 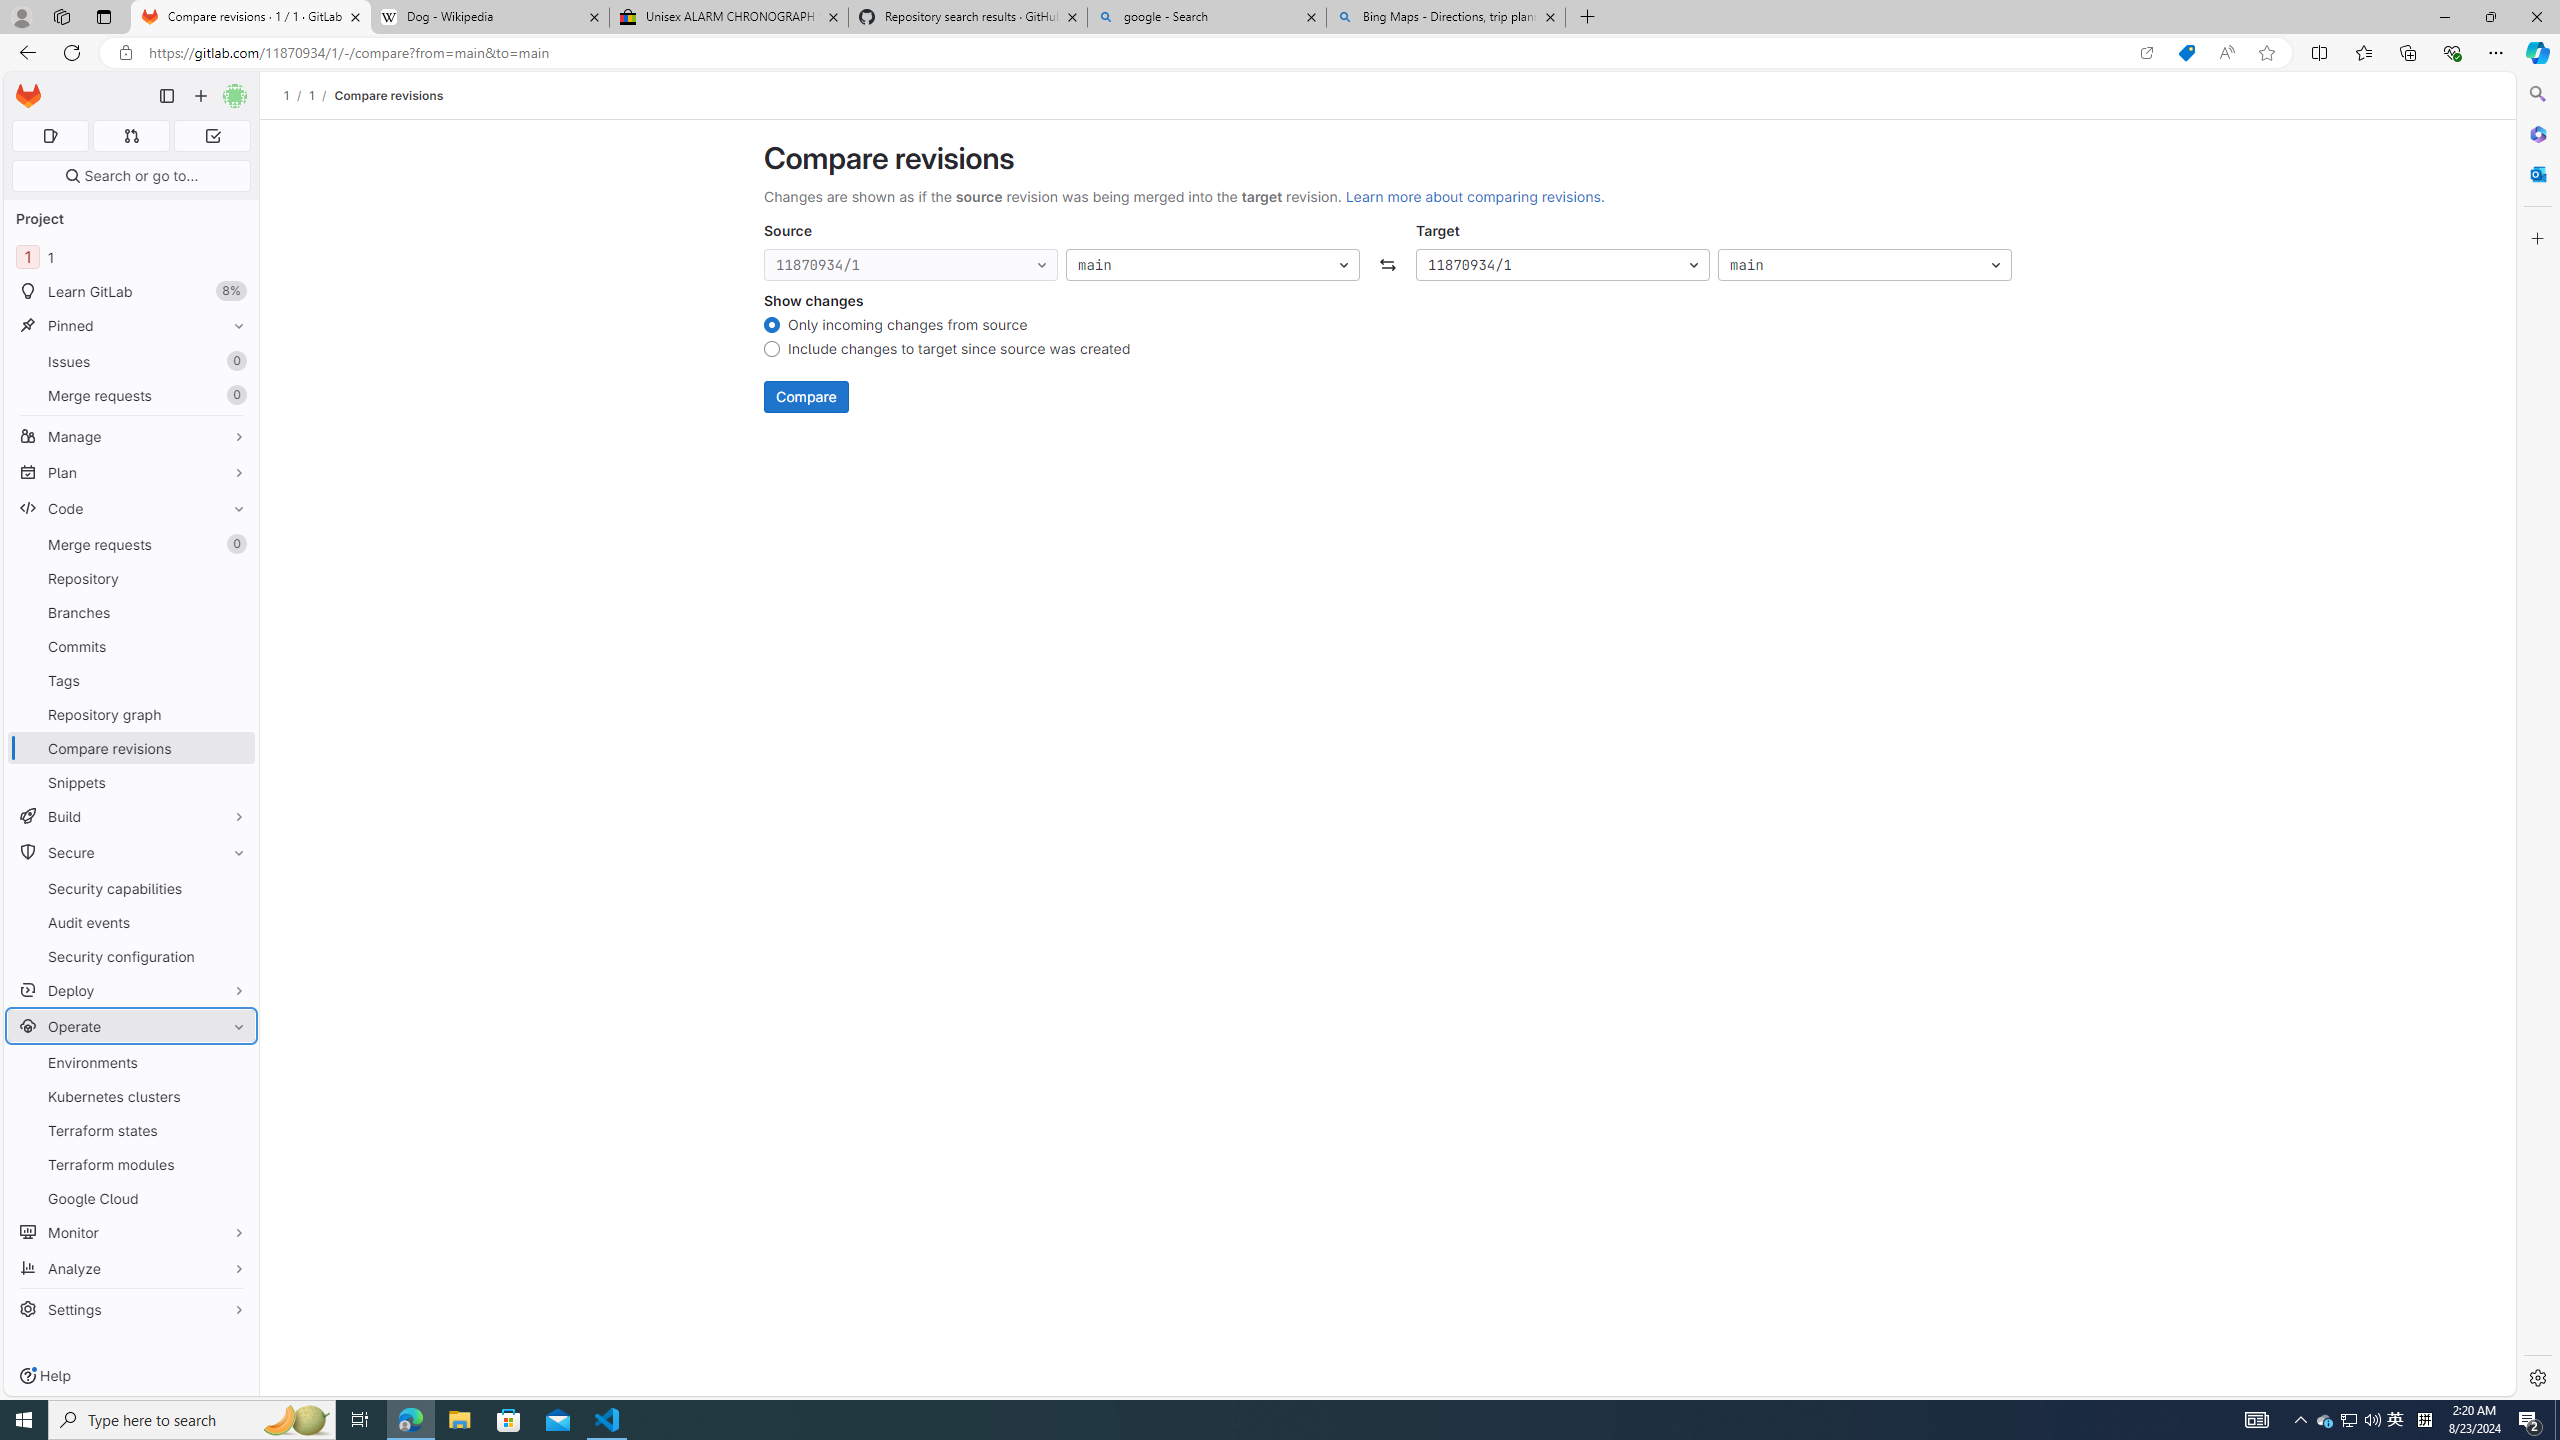 What do you see at coordinates (233, 1198) in the screenshot?
I see `'Pin Google Cloud'` at bounding box center [233, 1198].